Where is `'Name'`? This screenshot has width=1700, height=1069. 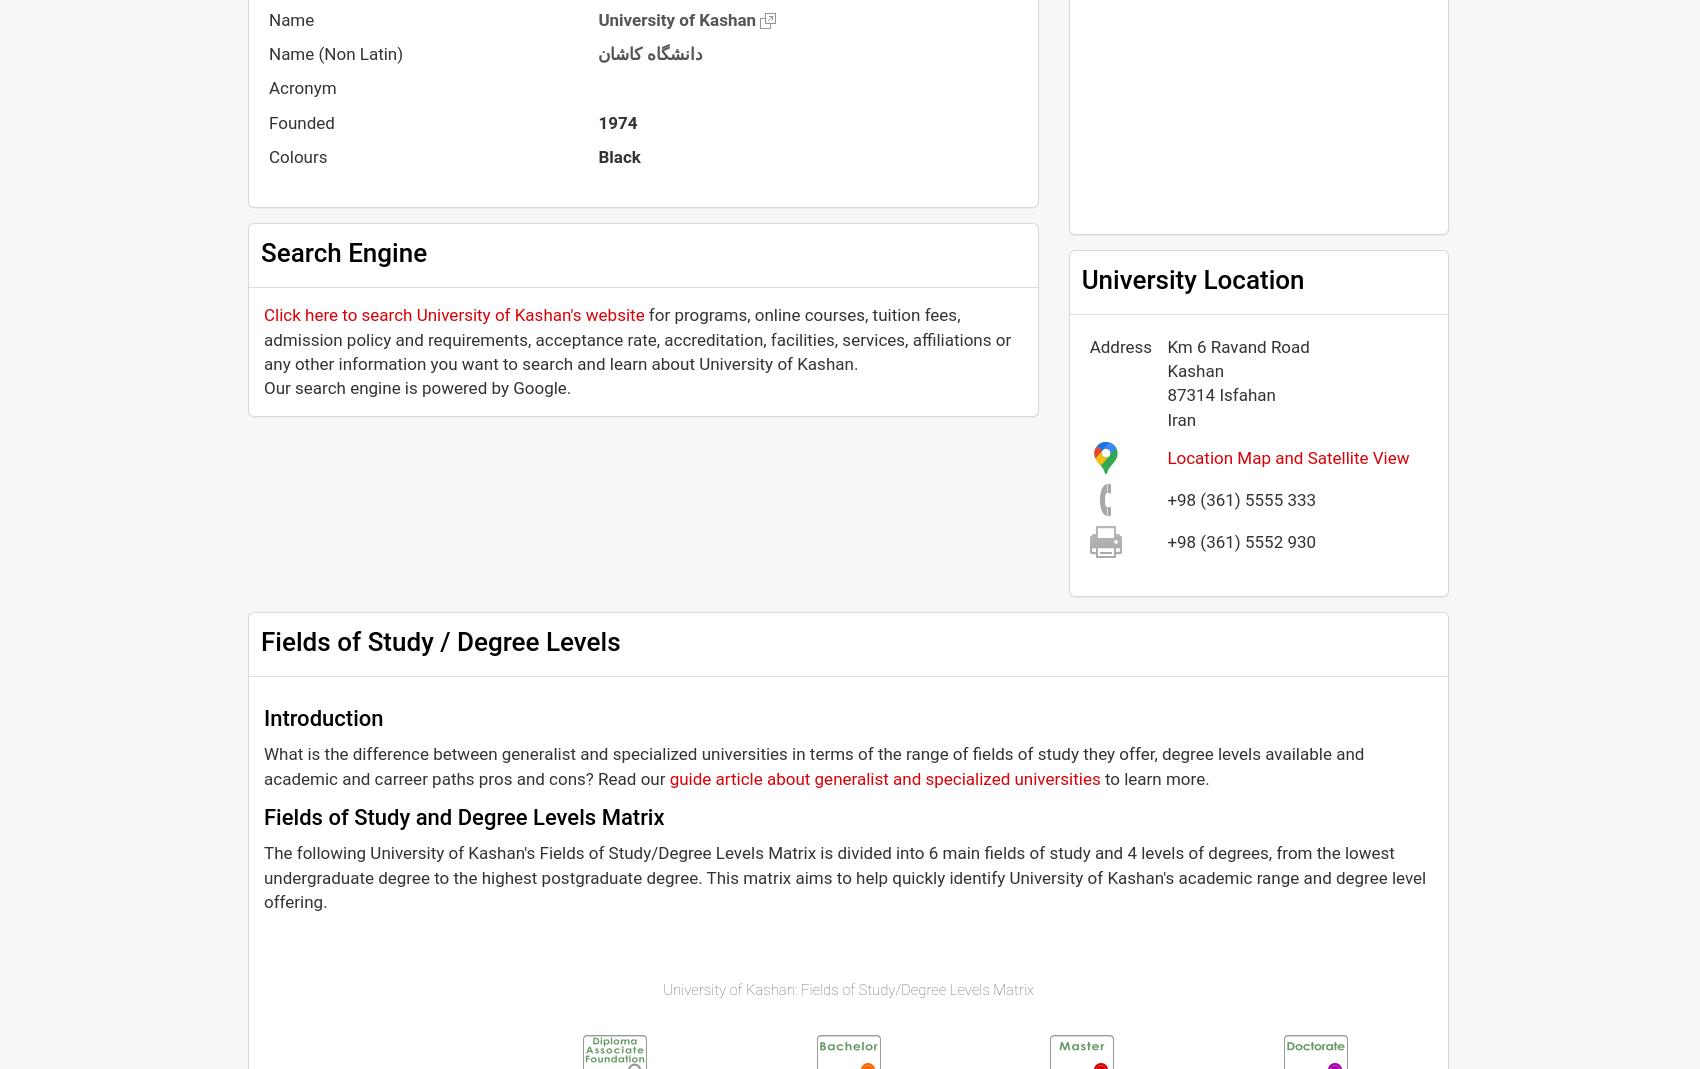 'Name' is located at coordinates (291, 18).